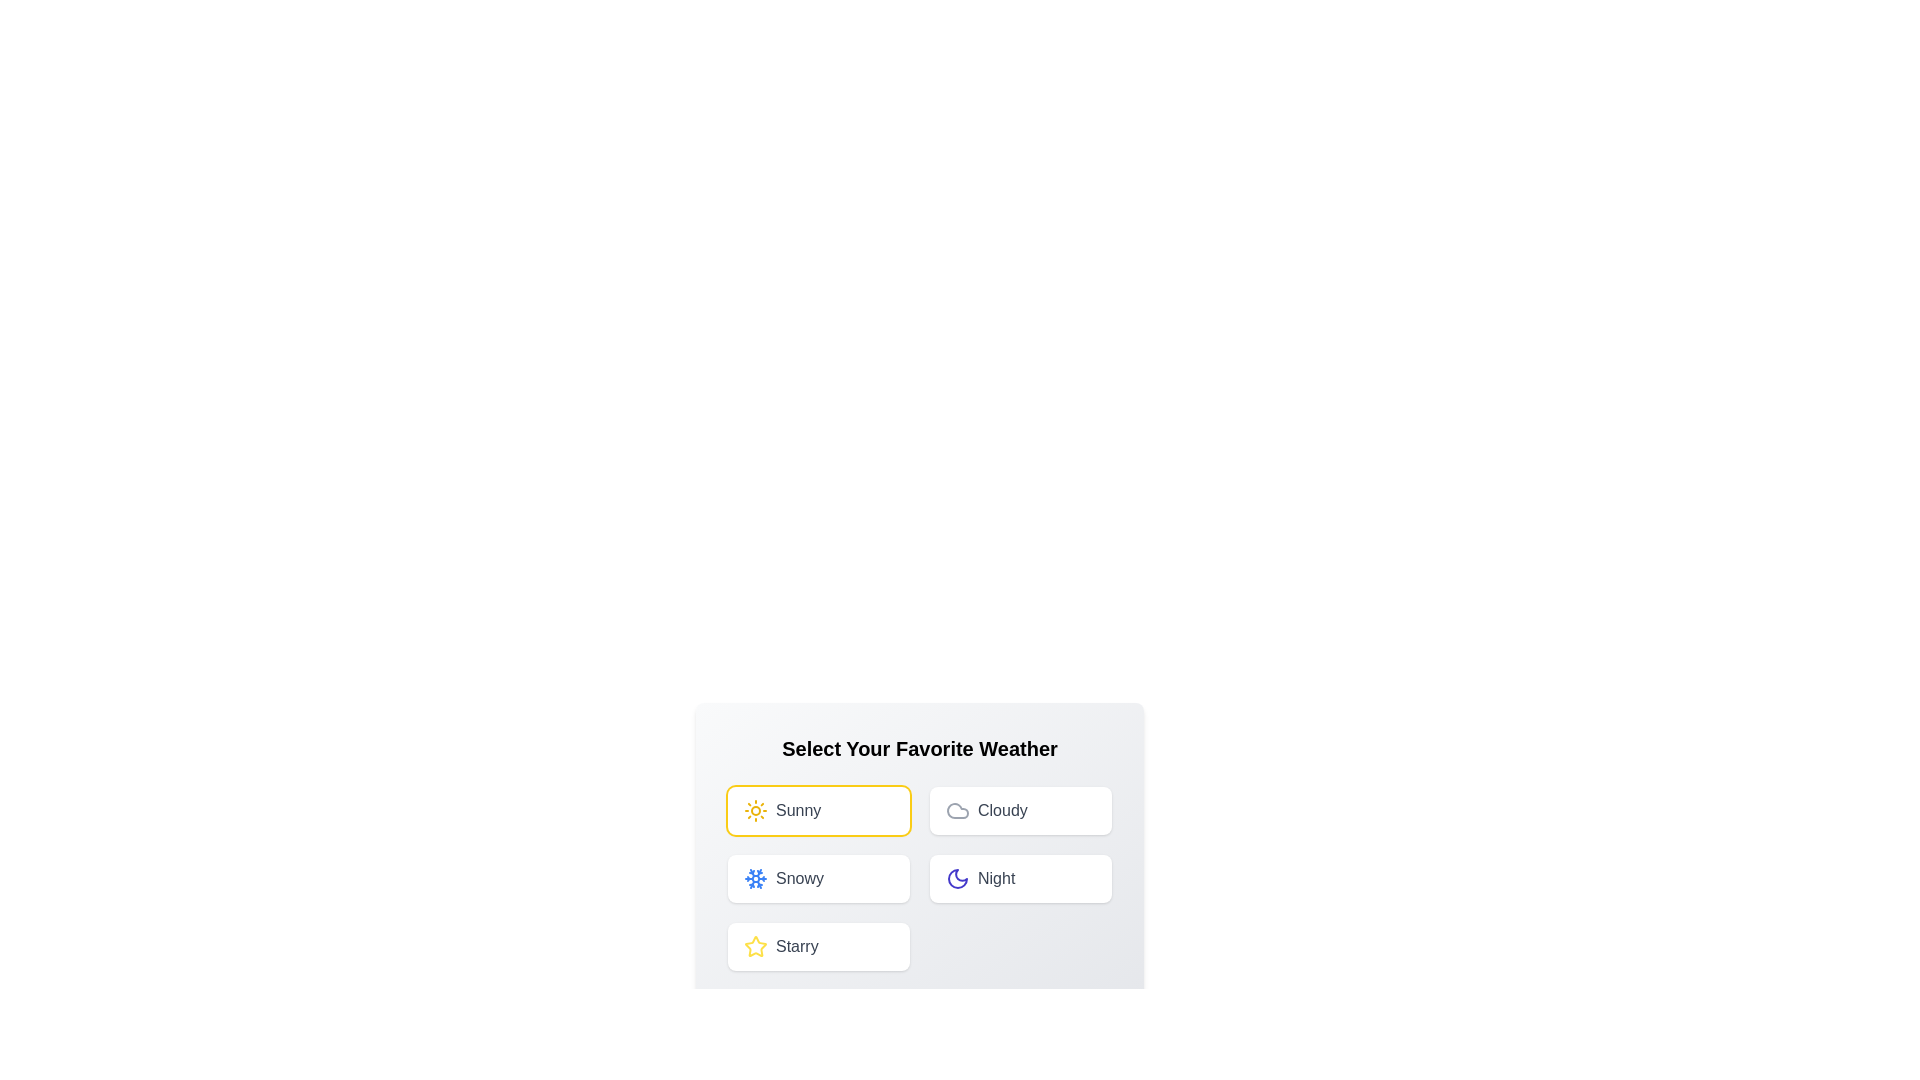  I want to click on the yellow star icon with a hollow center located in the bottom right corner of the weather options grid, so click(754, 945).